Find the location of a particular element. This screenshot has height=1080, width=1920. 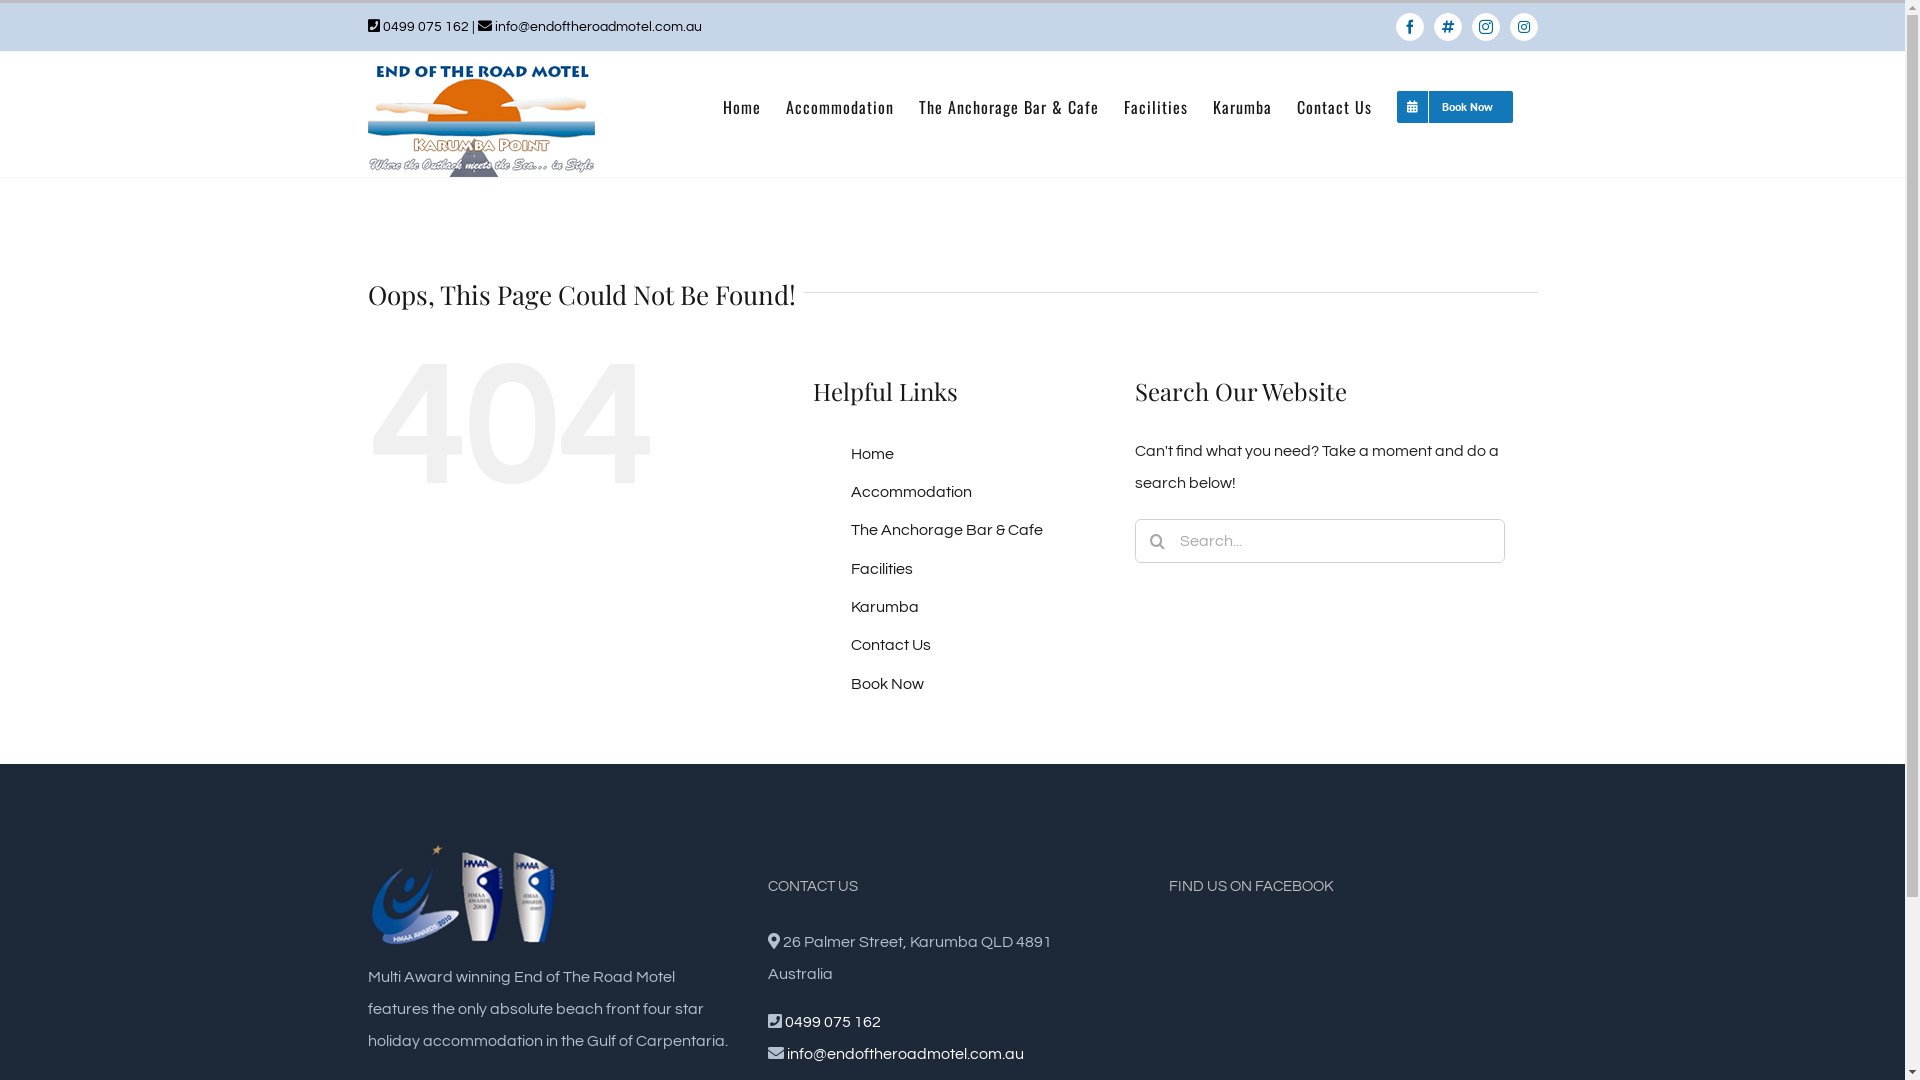

'Book Now' is located at coordinates (1454, 107).